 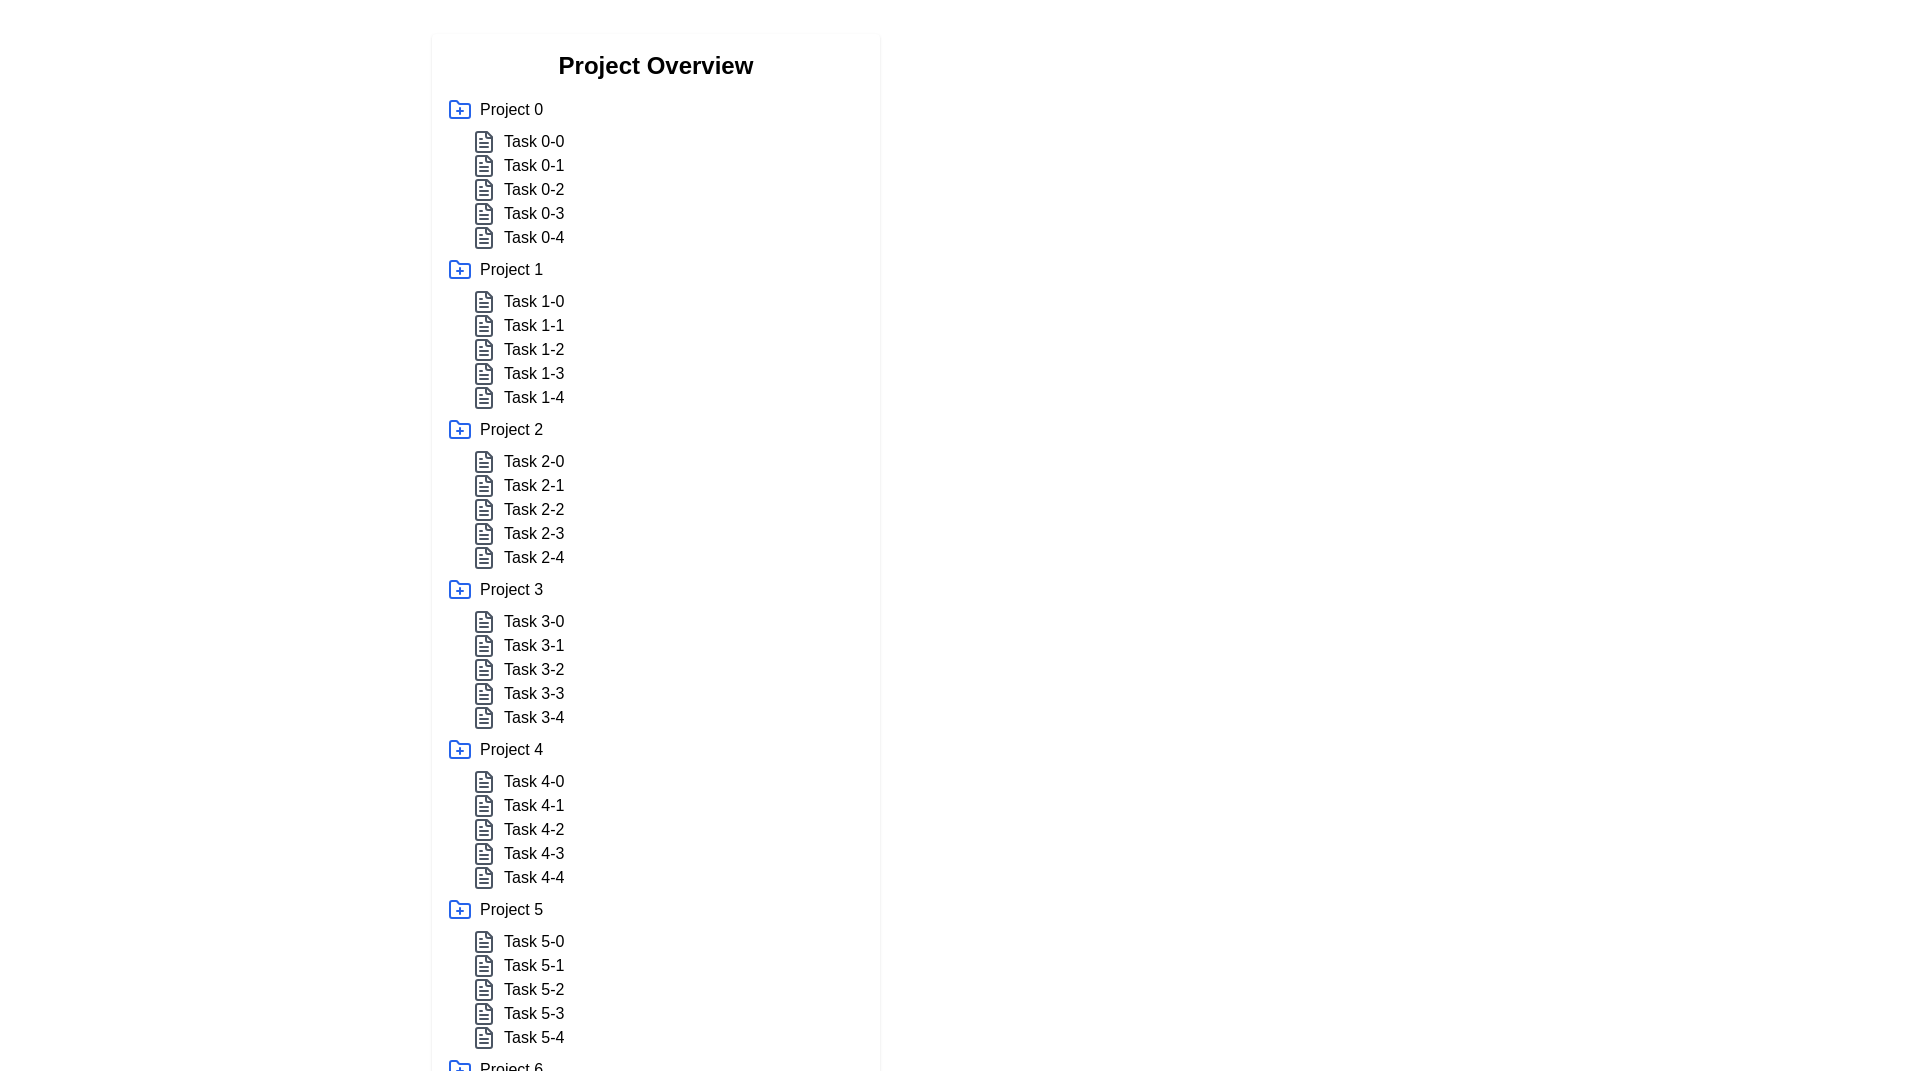 What do you see at coordinates (511, 428) in the screenshot?
I see `the 'Project 2' label in the collapsible project list to interact with the section` at bounding box center [511, 428].